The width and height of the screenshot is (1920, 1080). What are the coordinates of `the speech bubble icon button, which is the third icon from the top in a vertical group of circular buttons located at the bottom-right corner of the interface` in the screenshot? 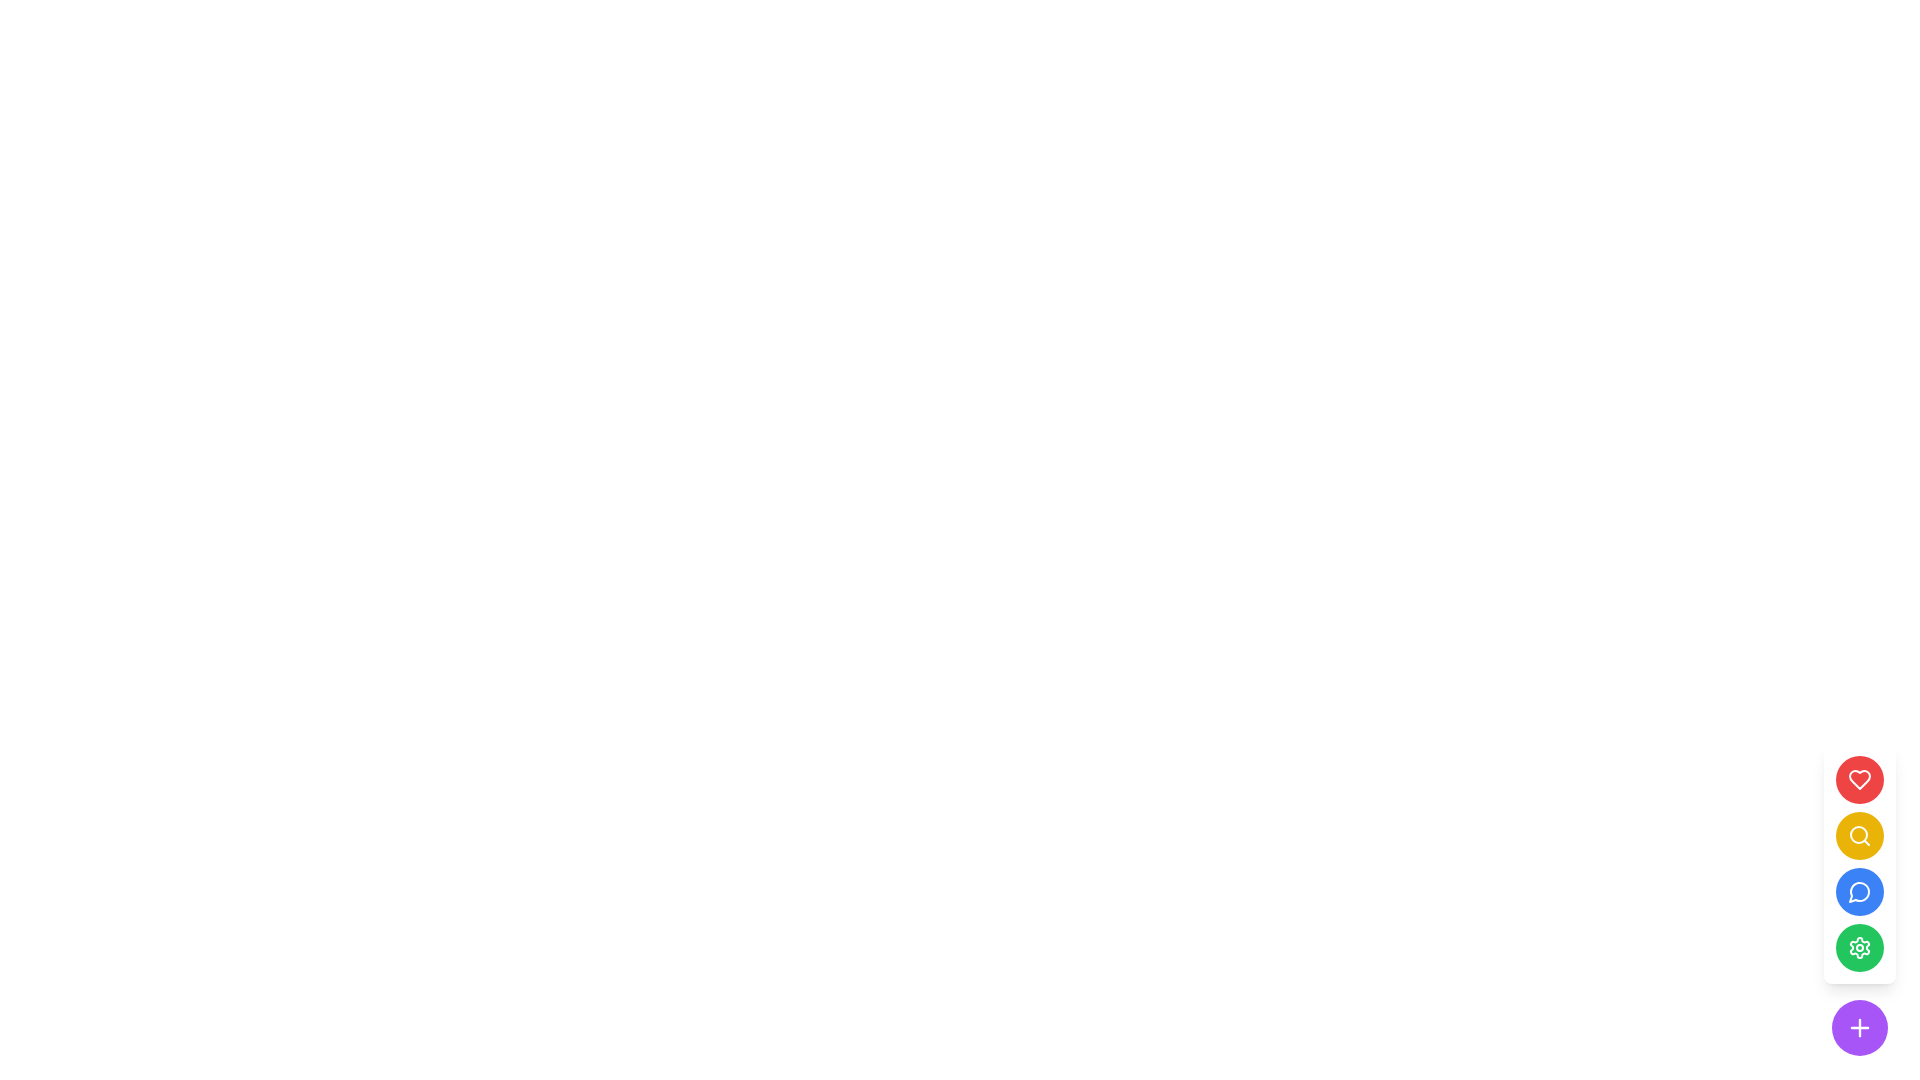 It's located at (1858, 891).